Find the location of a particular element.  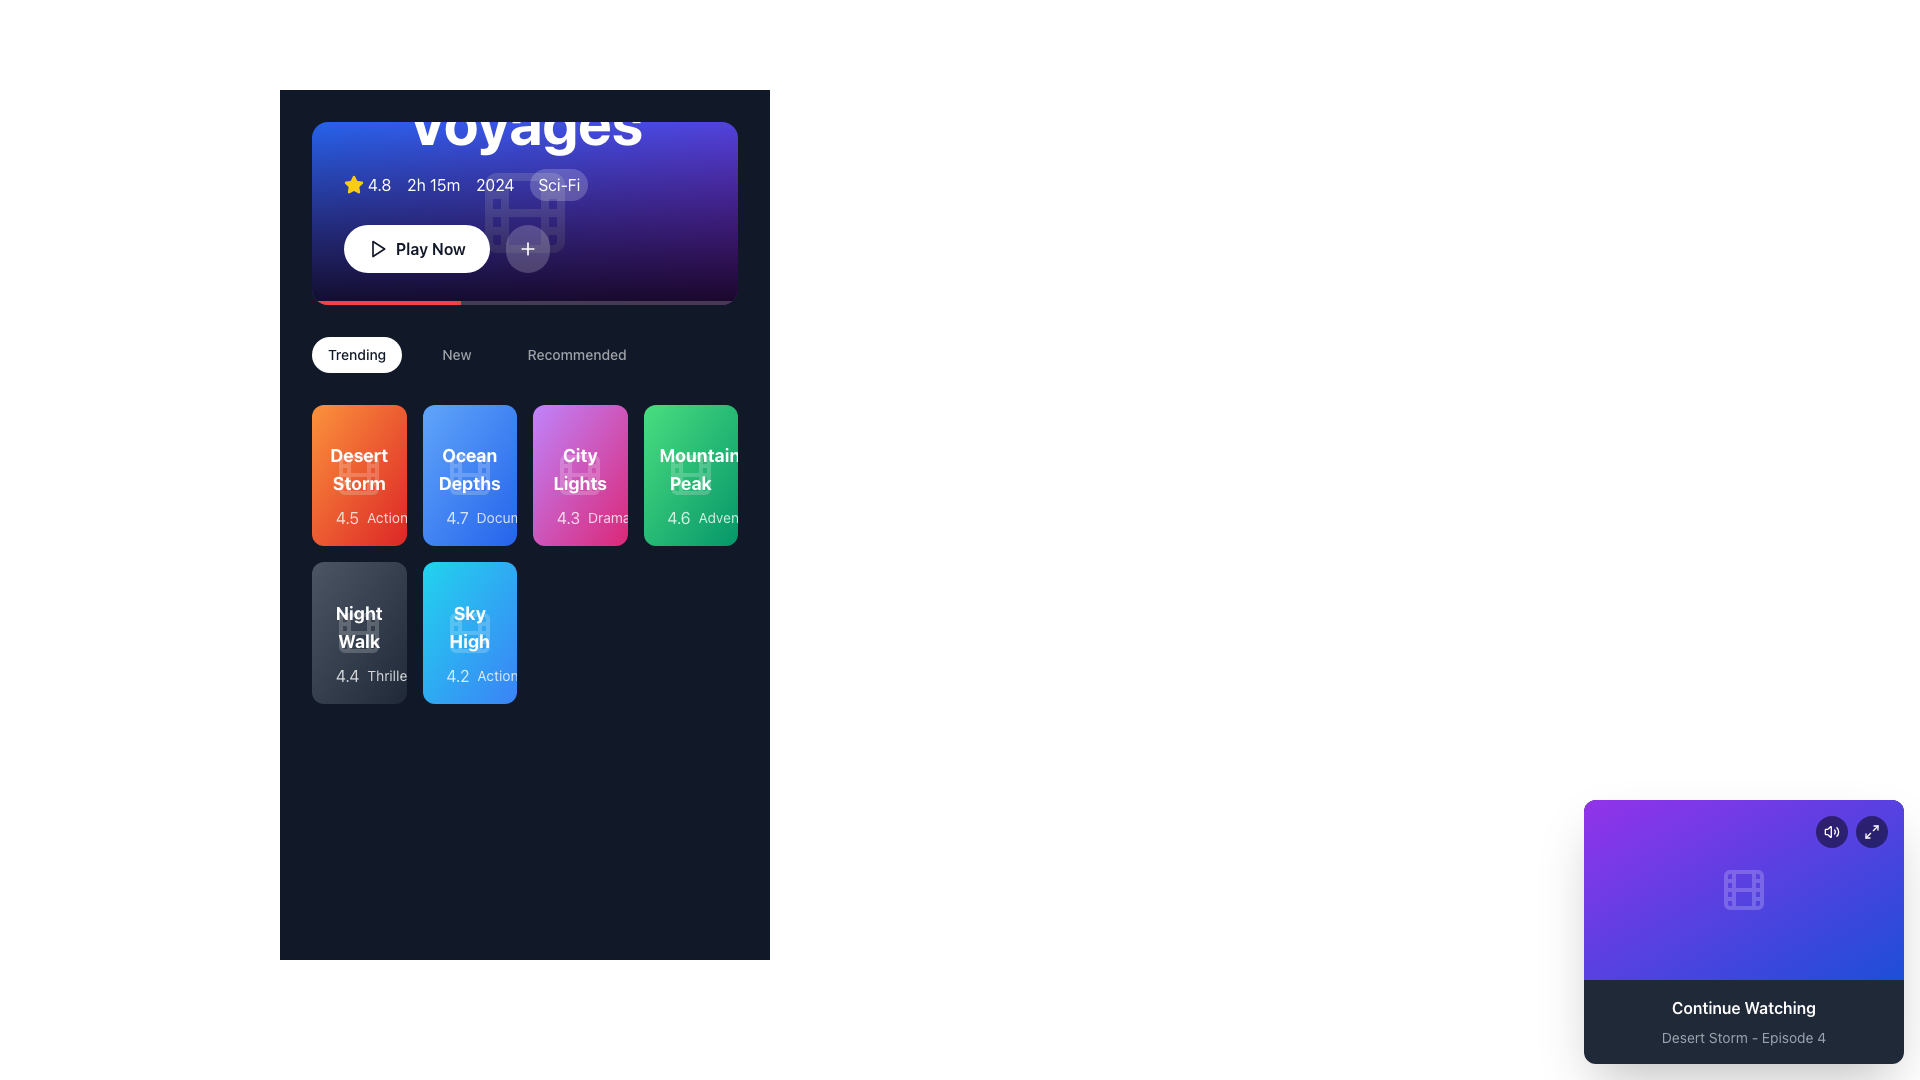

the 'Desert Storm' media card, which has a vibrant orange gradient background and displays the text 'Desert Storm' in bold white lettering is located at coordinates (359, 486).